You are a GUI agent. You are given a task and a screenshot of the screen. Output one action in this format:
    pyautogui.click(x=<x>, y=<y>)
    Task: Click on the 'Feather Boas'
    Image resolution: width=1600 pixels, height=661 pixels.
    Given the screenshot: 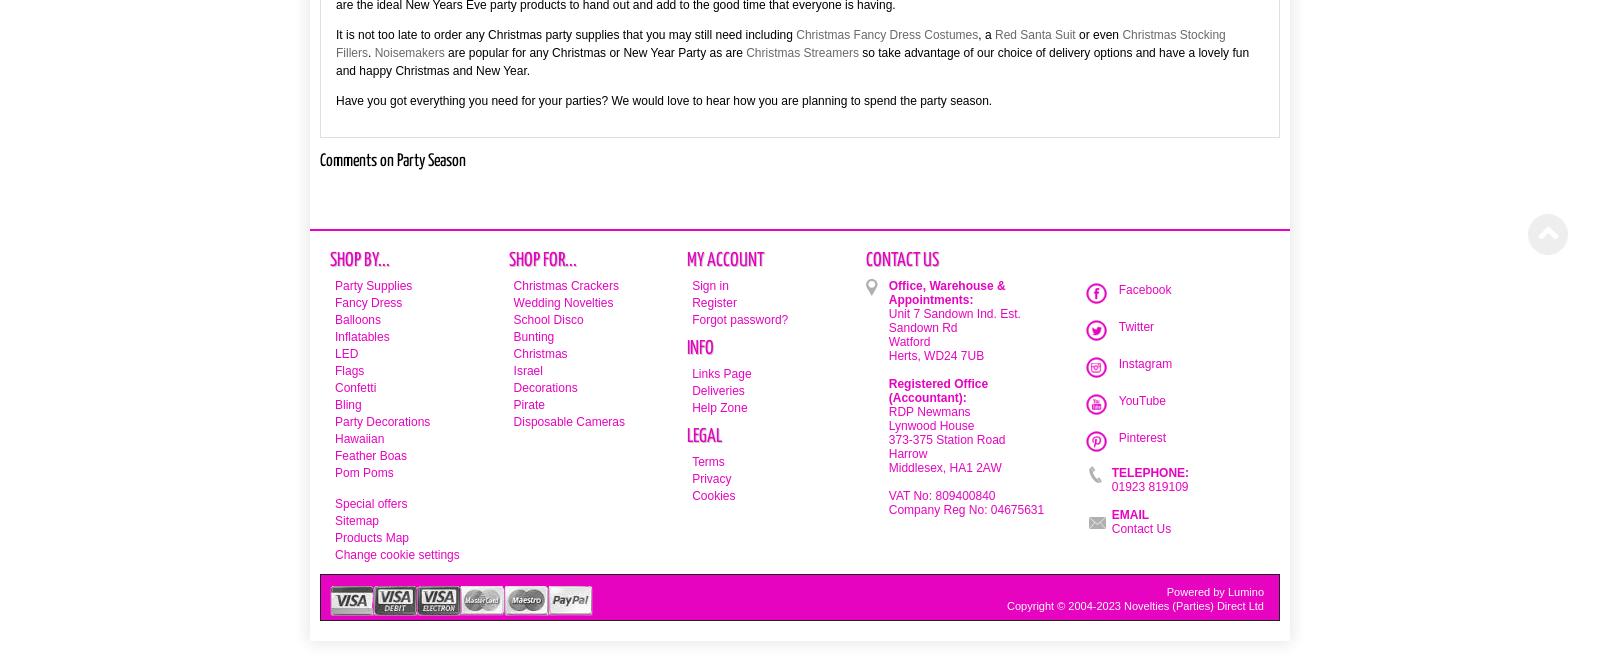 What is the action you would take?
    pyautogui.click(x=371, y=455)
    